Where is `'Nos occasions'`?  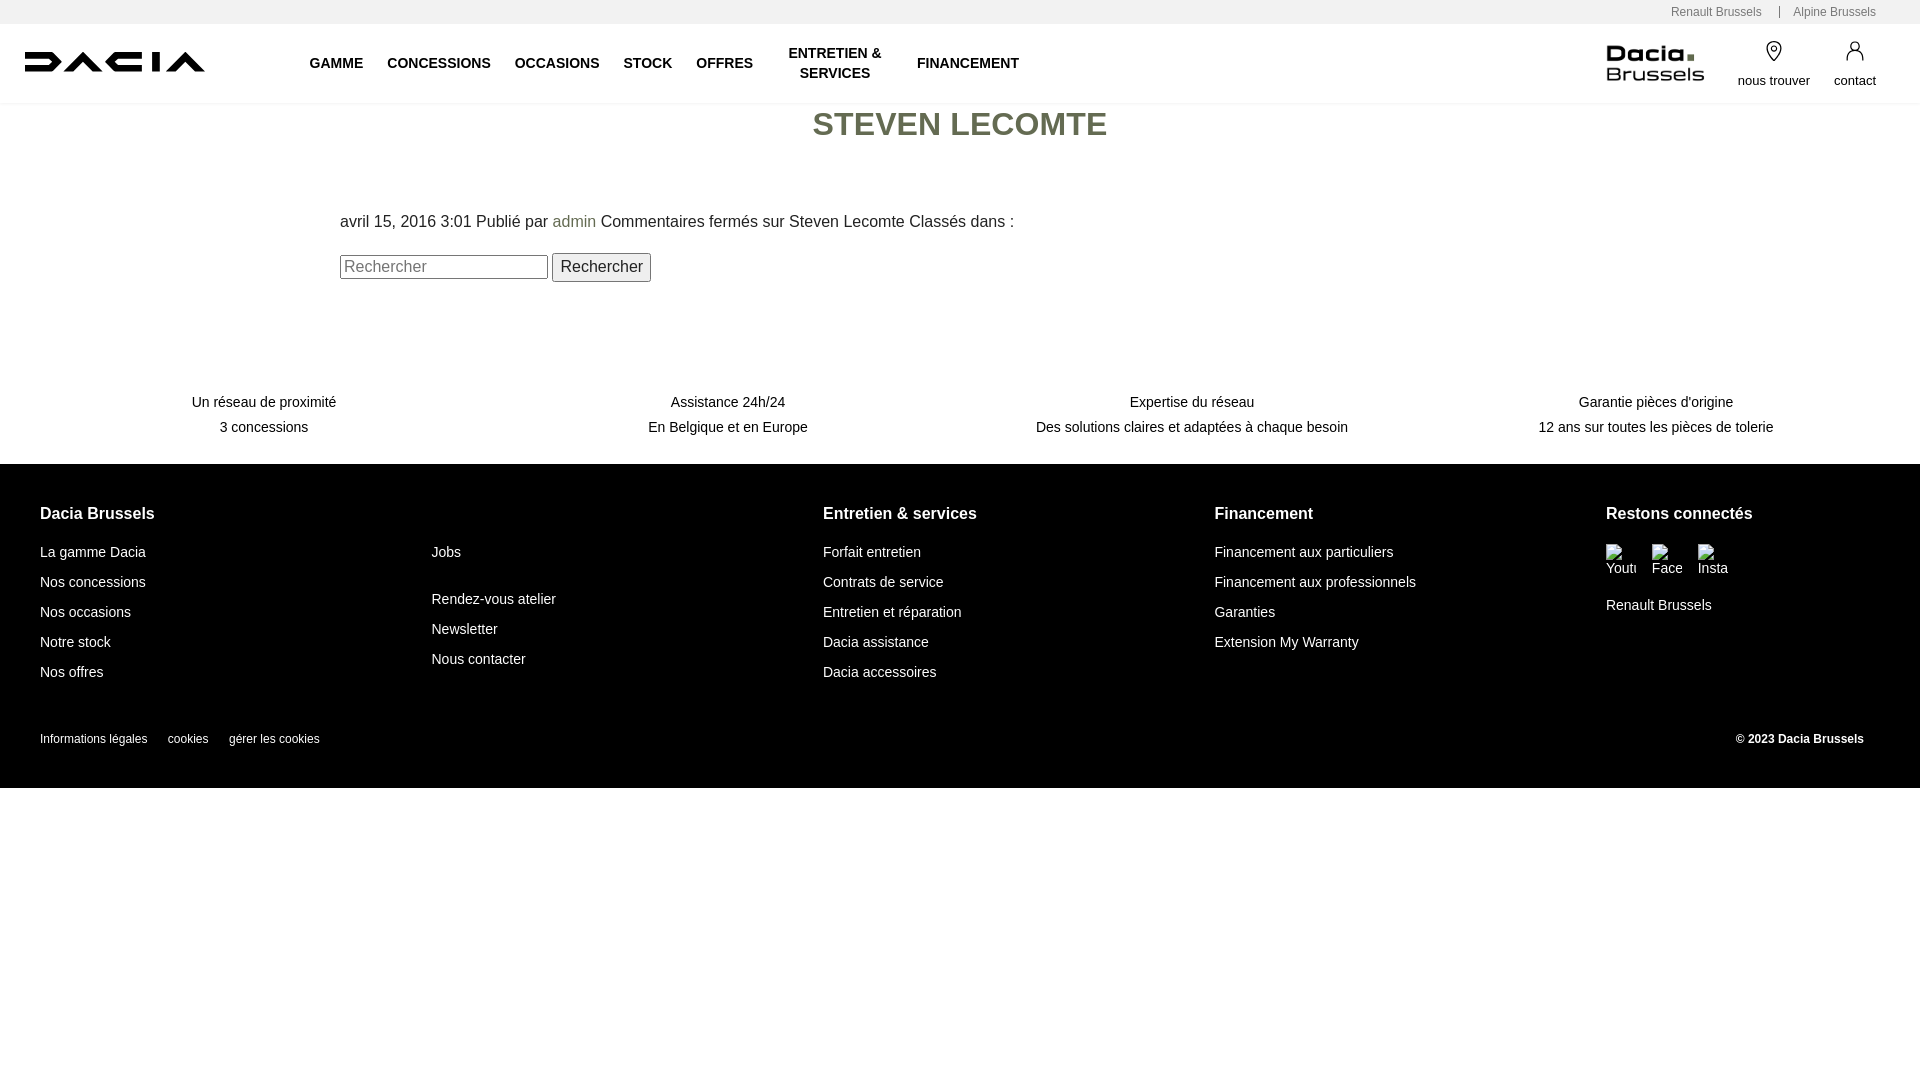
'Nos occasions' is located at coordinates (39, 611).